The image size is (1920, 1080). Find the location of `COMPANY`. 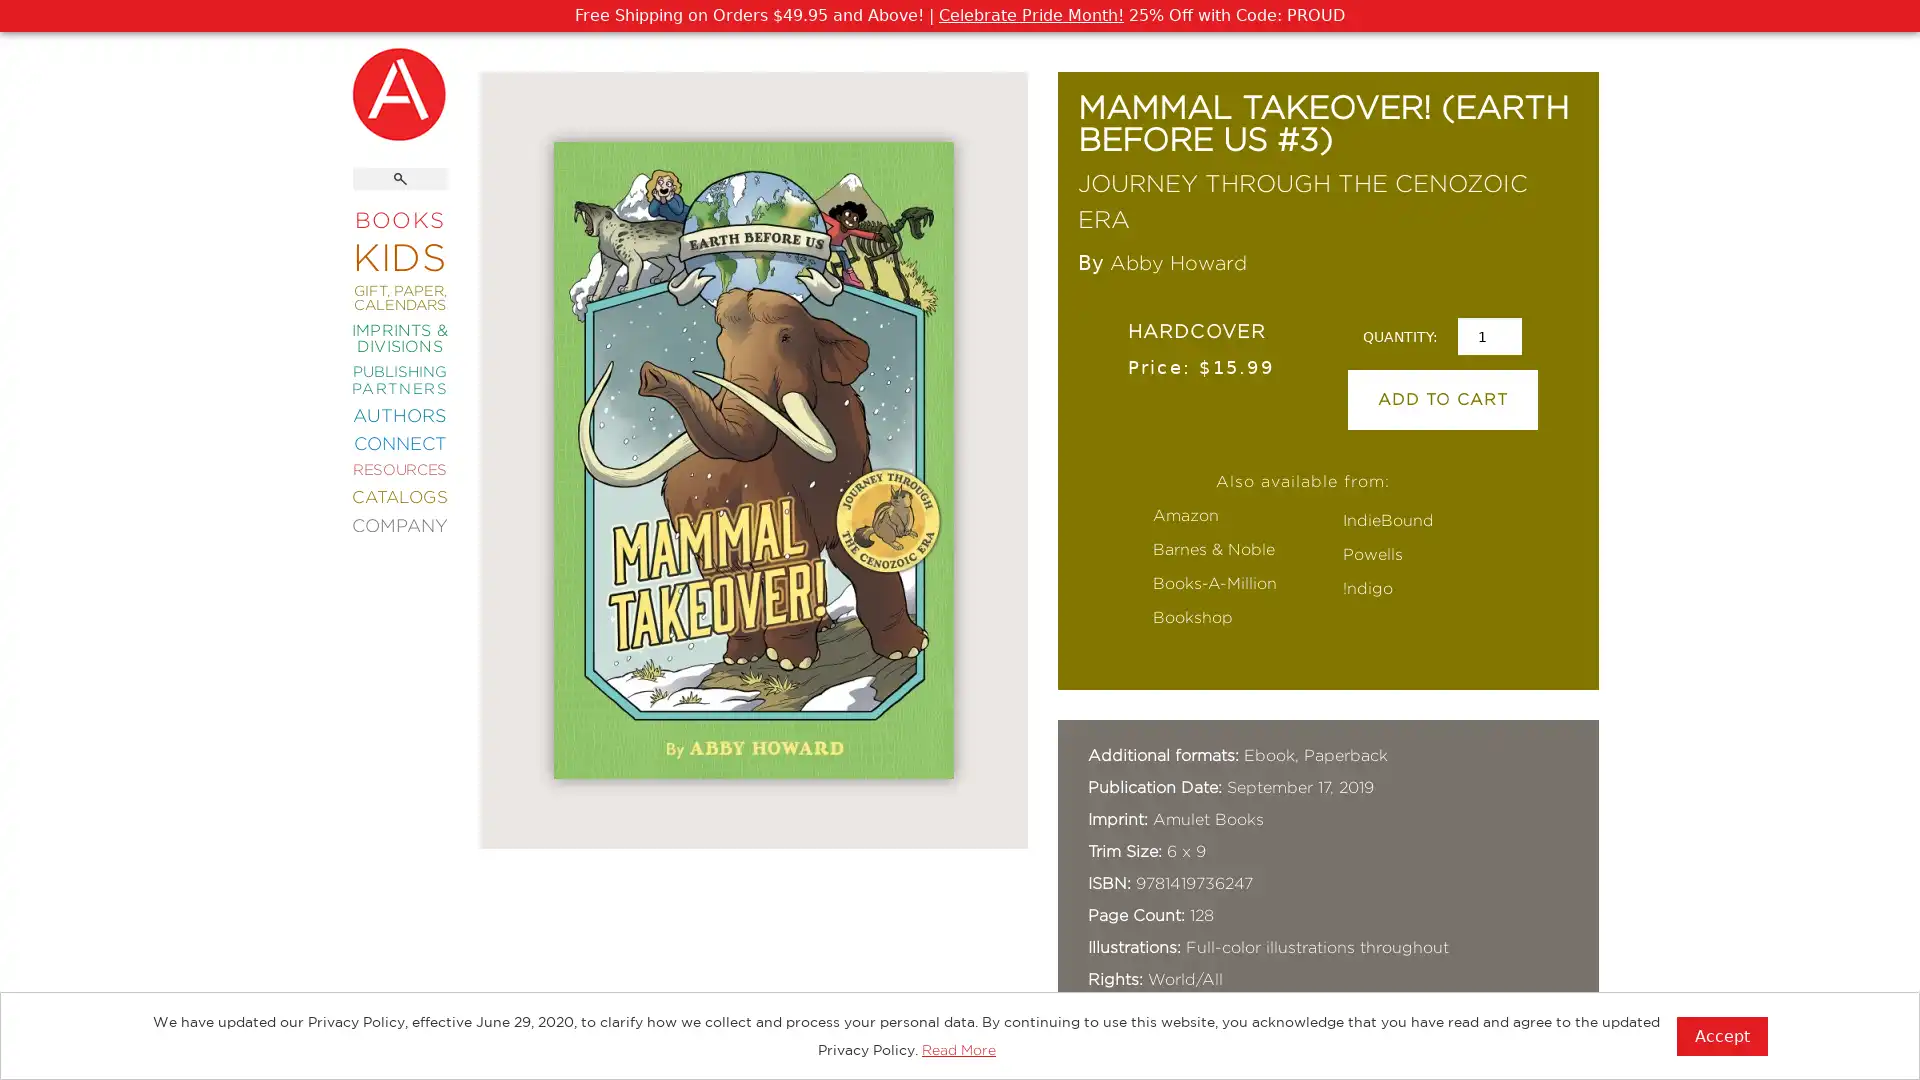

COMPANY is located at coordinates (399, 523).